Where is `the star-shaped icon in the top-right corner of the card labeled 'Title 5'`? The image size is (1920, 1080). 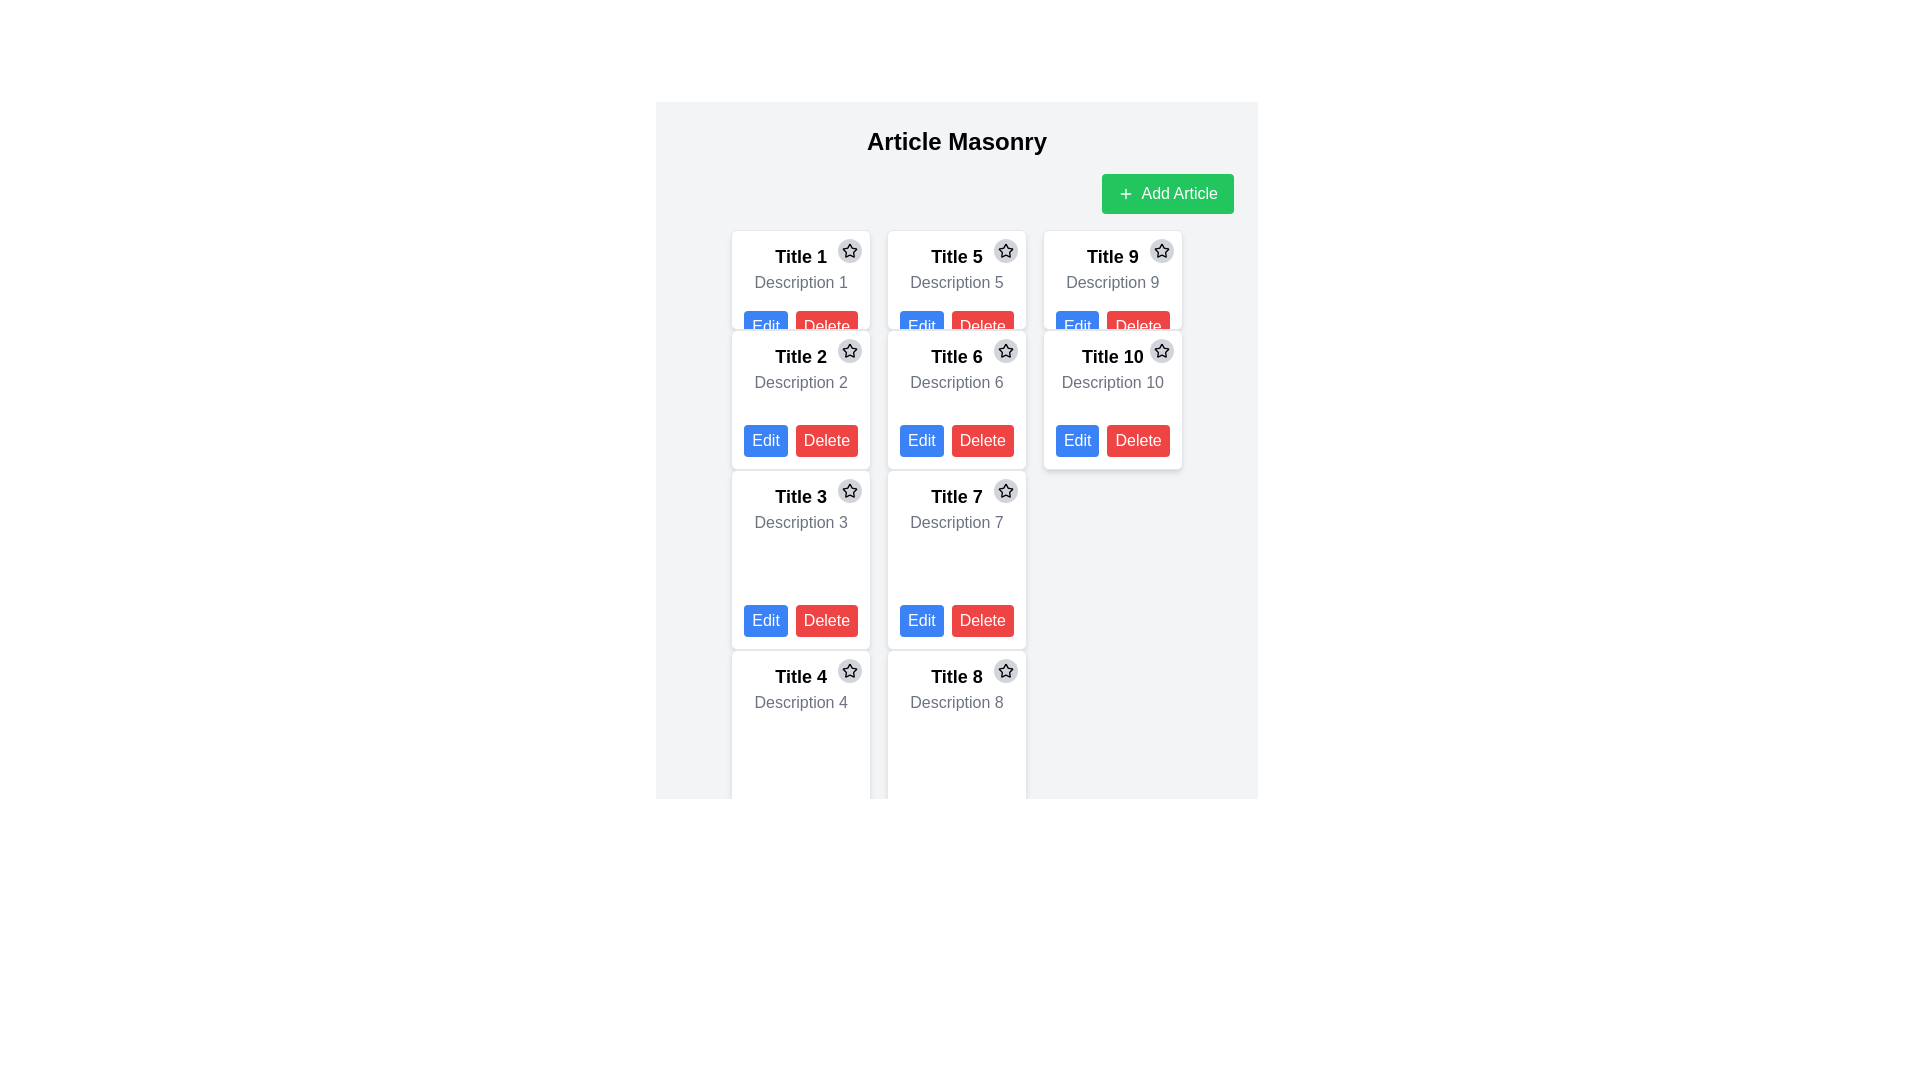 the star-shaped icon in the top-right corner of the card labeled 'Title 5' is located at coordinates (1005, 249).